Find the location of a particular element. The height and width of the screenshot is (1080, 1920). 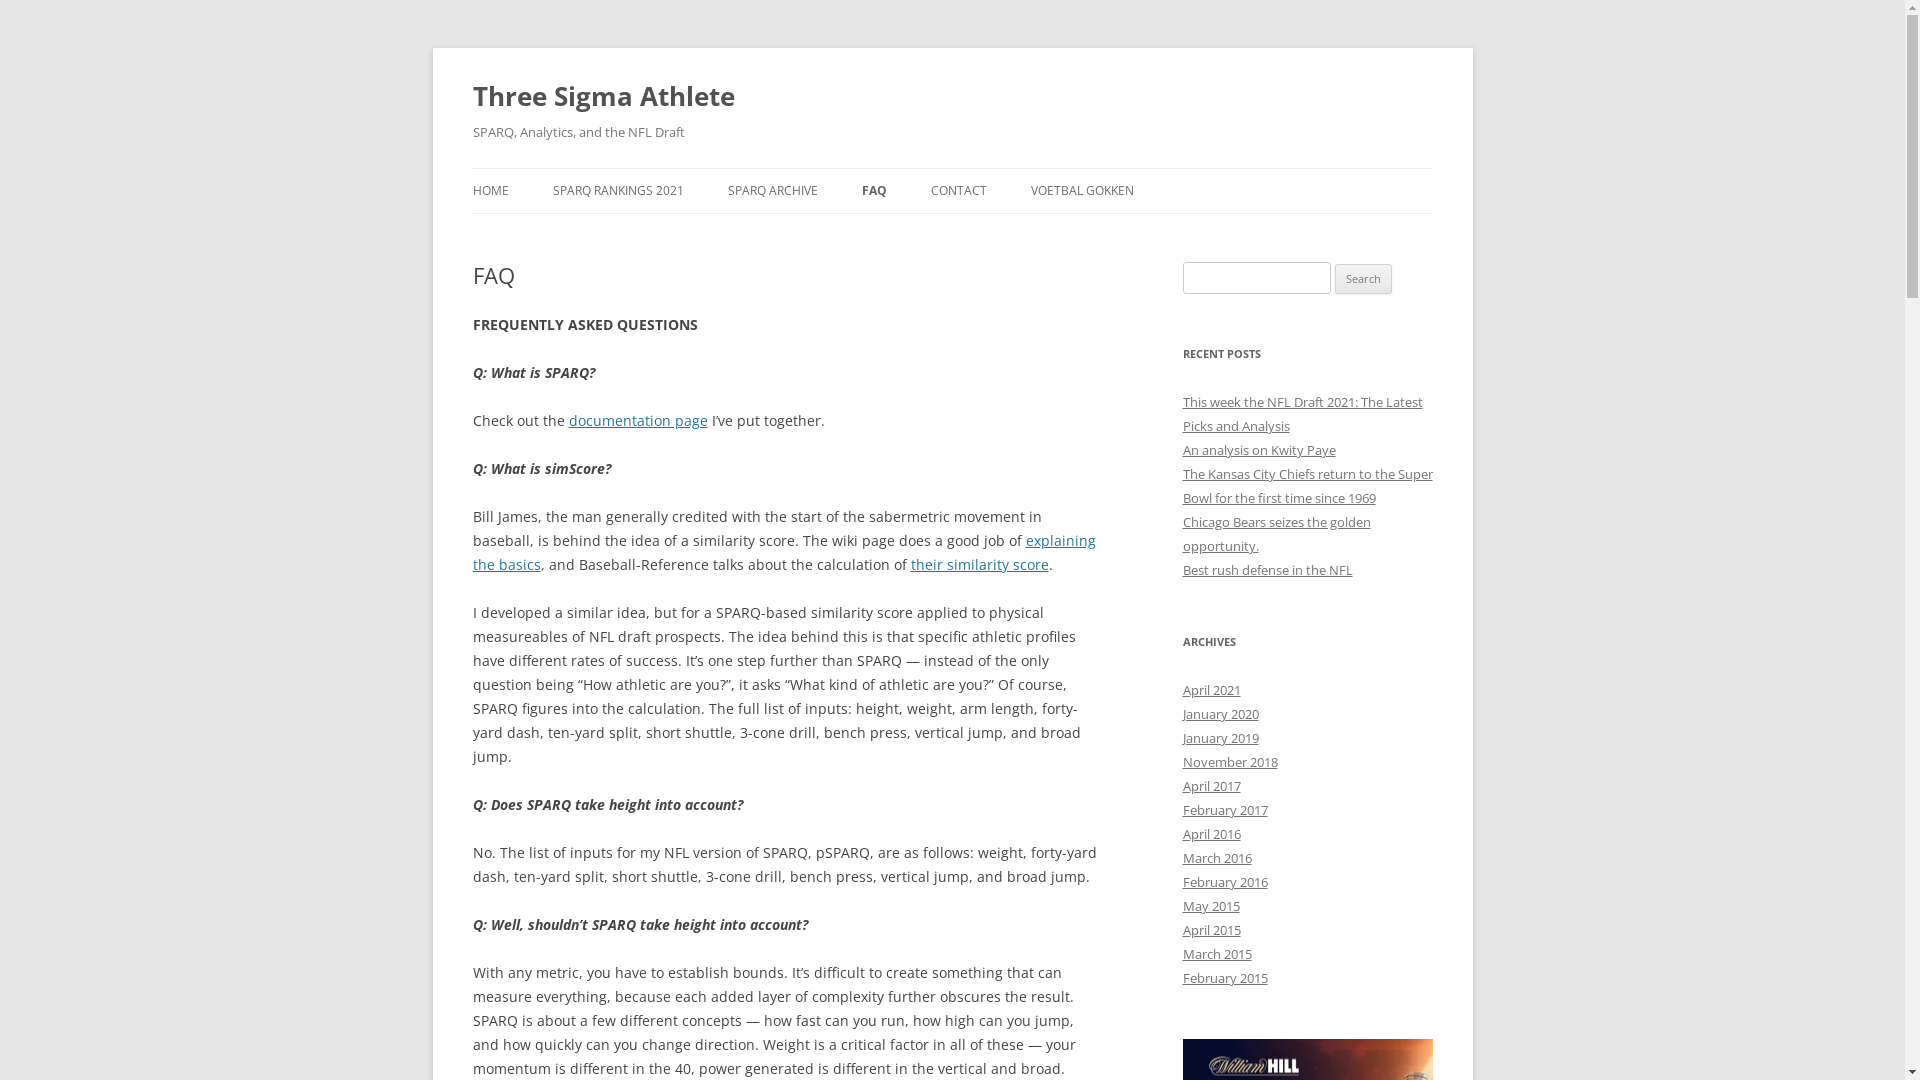

'March 2016' is located at coordinates (1215, 856).